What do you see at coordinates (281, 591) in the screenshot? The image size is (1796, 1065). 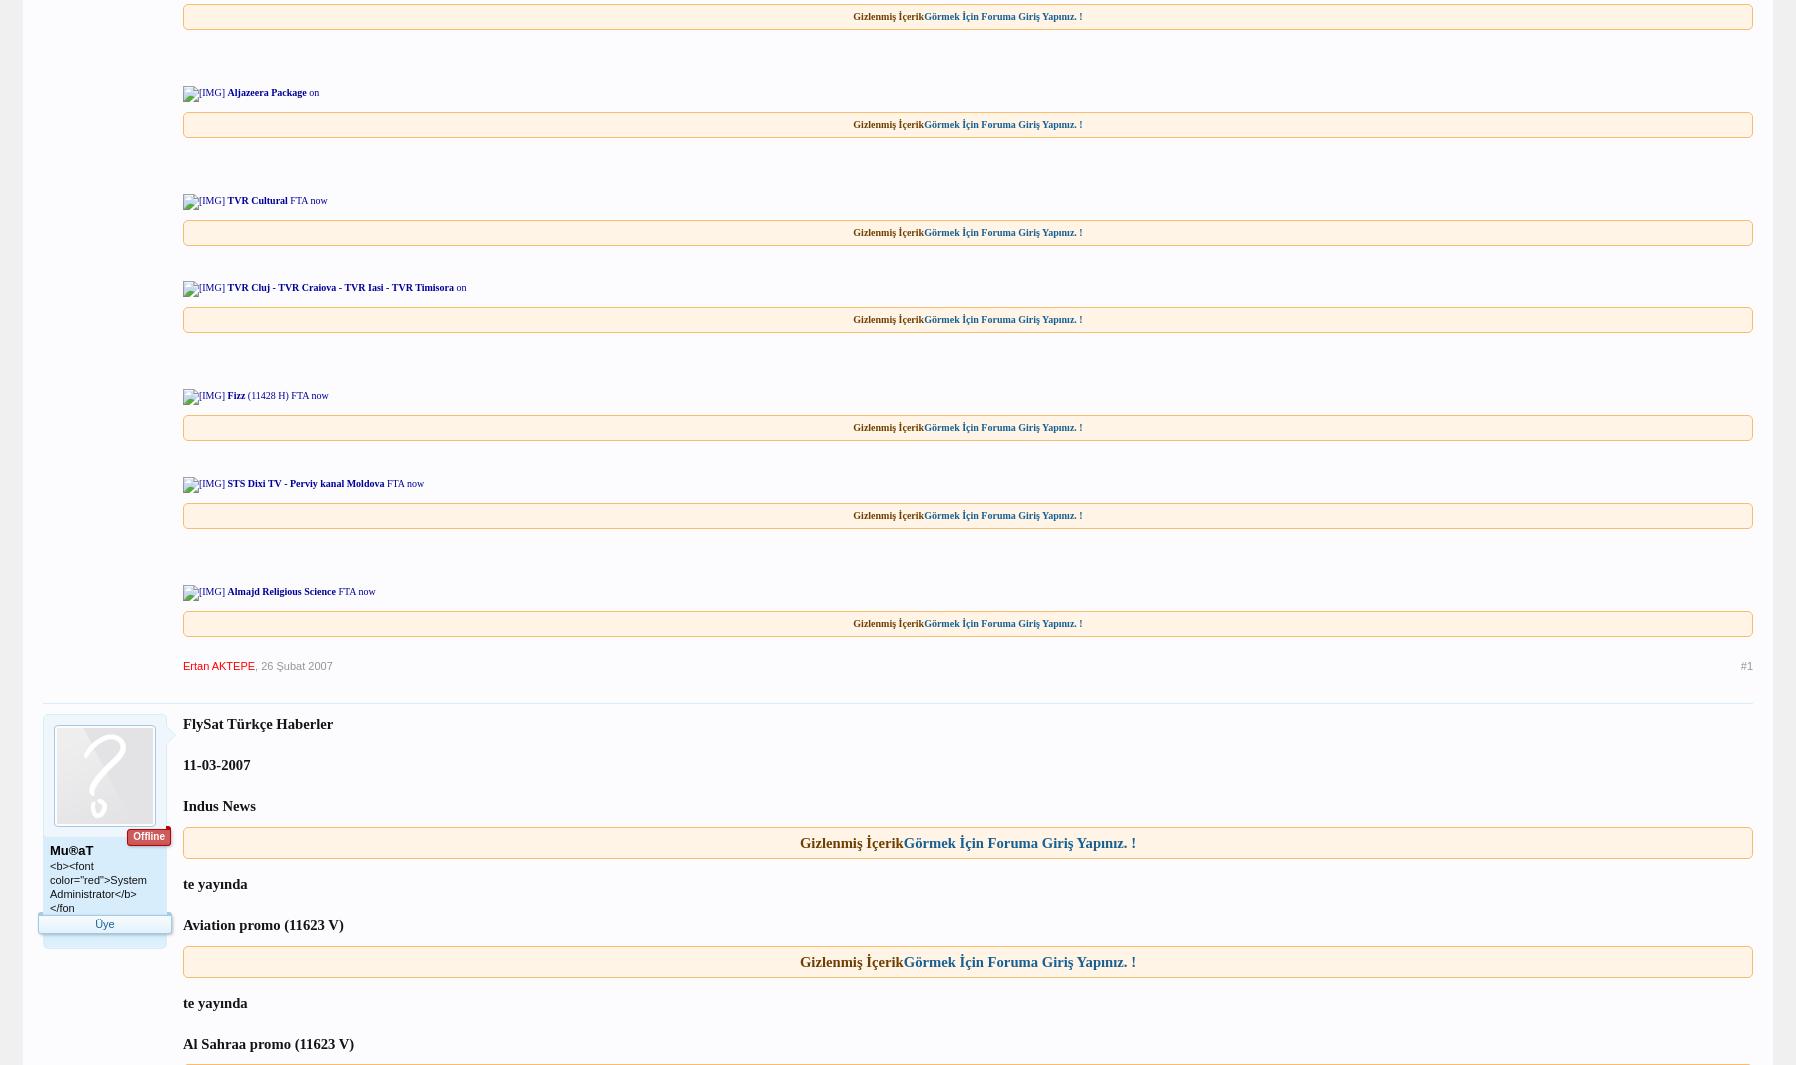 I see `'Almajd Religious Science'` at bounding box center [281, 591].